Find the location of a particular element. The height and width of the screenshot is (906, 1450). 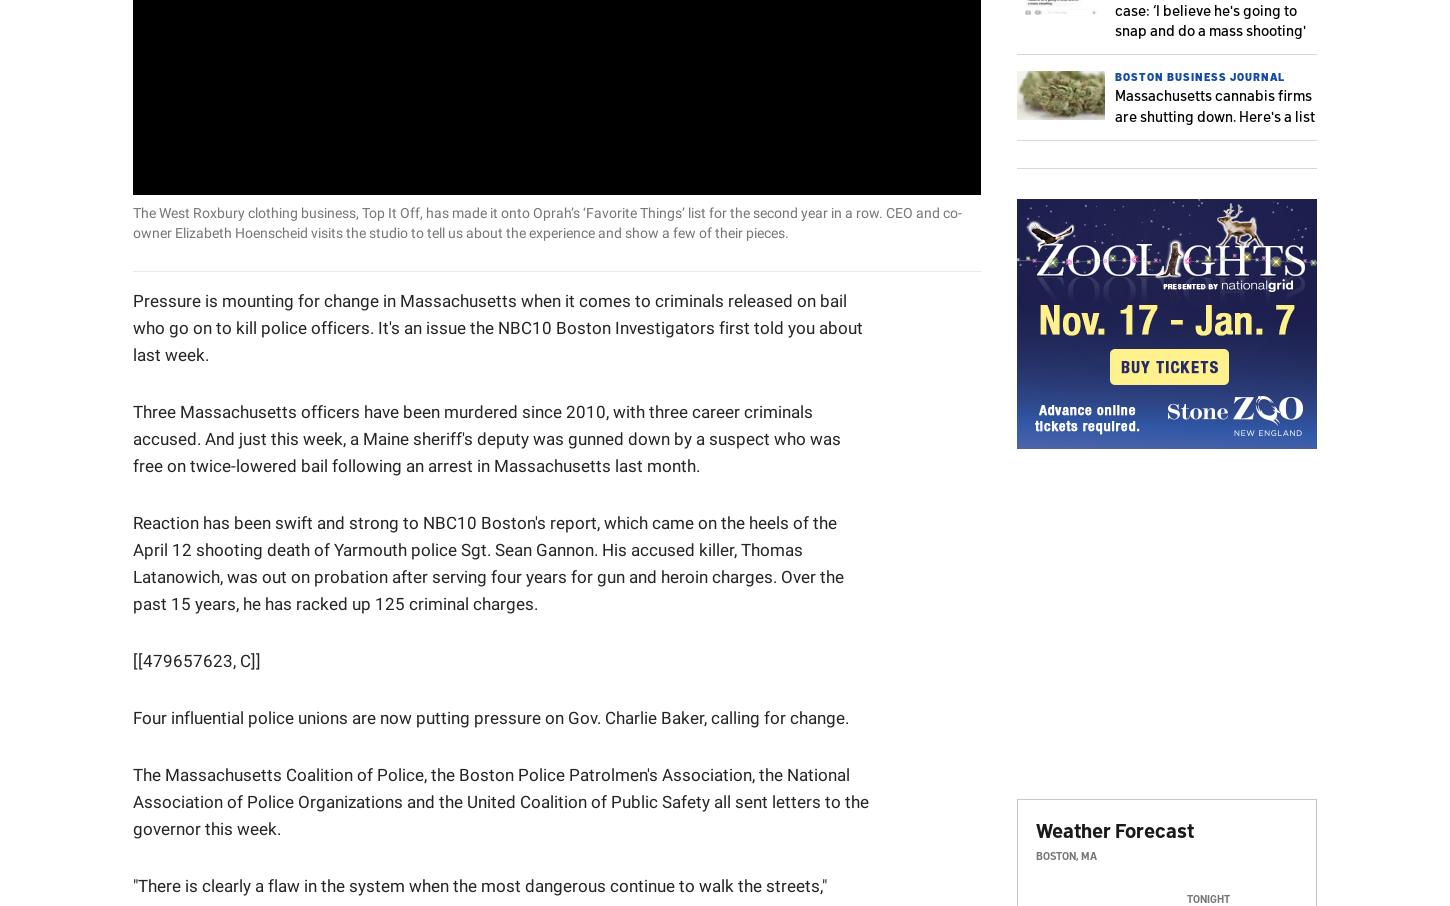

'/' is located at coordinates (226, 171).